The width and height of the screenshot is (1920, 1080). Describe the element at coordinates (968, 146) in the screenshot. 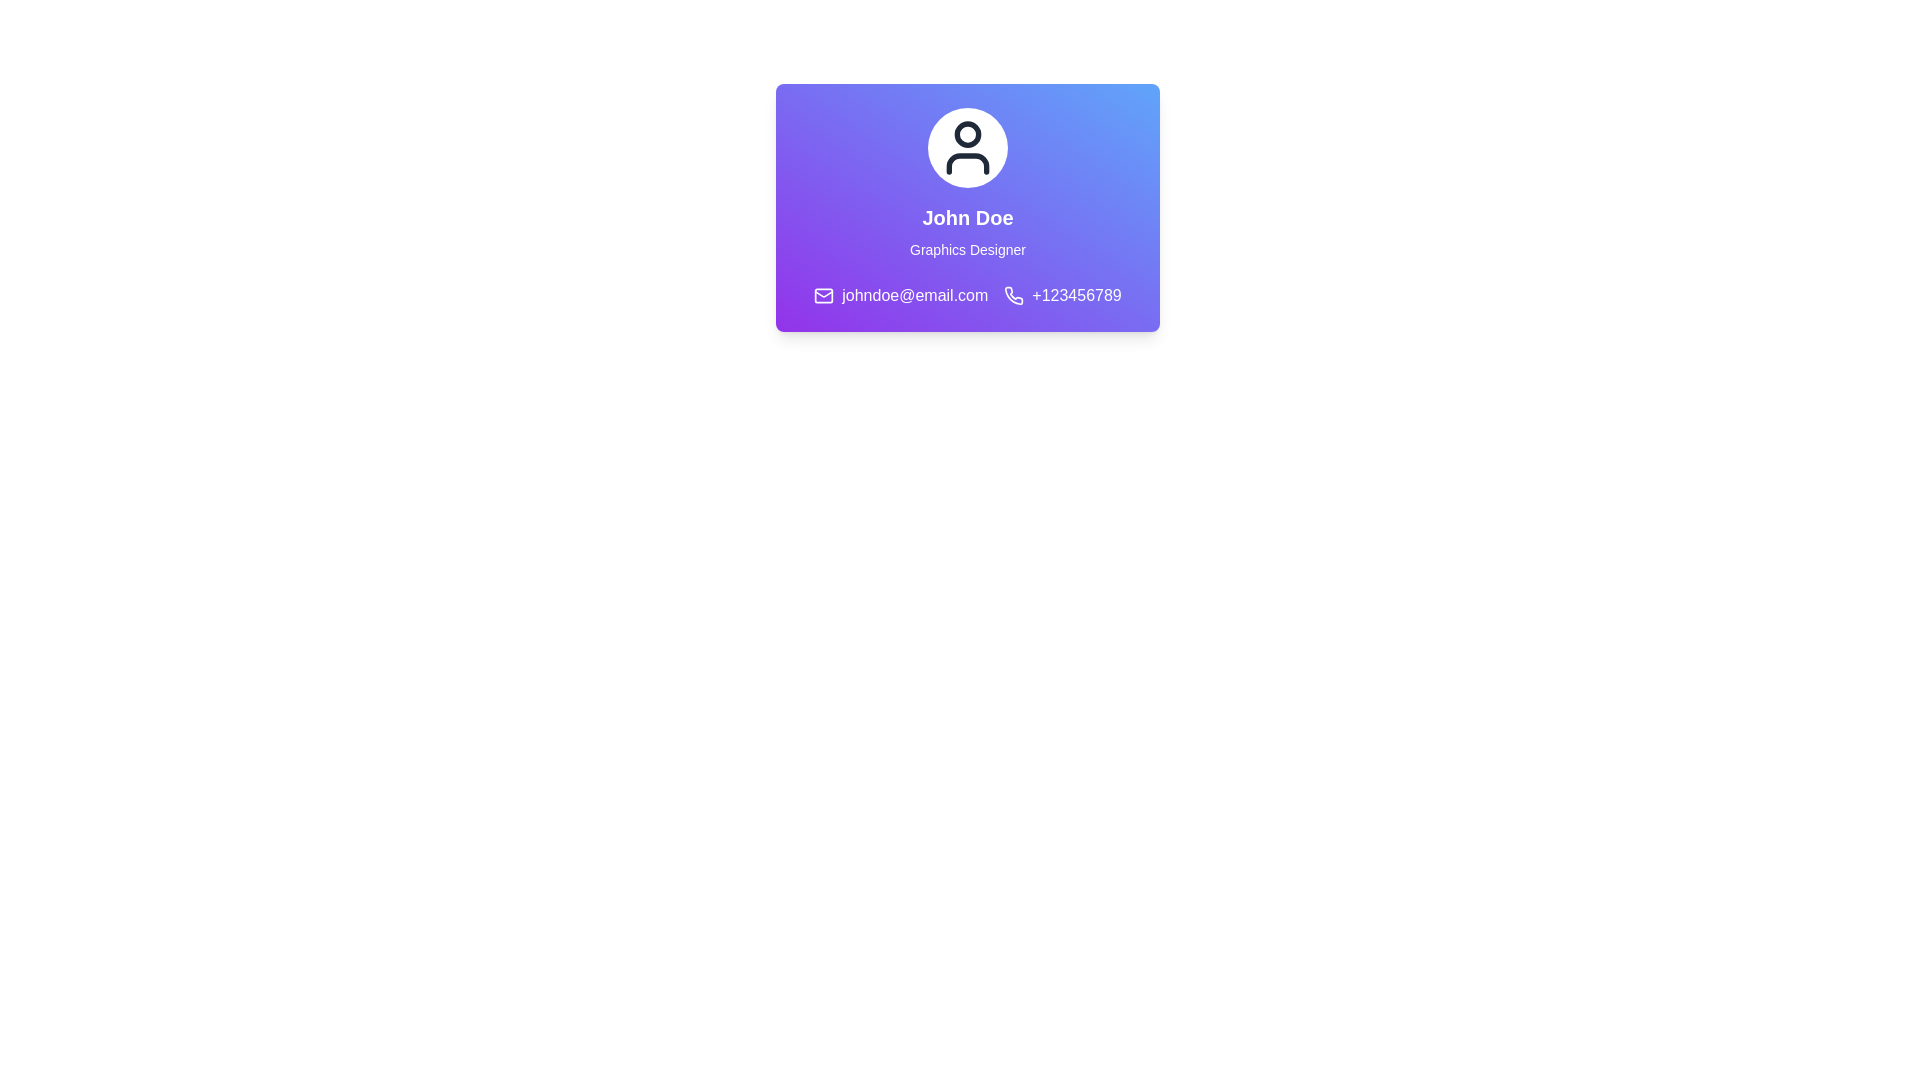

I see `the user profile avatar, which is a white circular area with a thin border containing a dark-colored person icon, located at the top center of the card with a gradient blue-to-purple background` at that location.